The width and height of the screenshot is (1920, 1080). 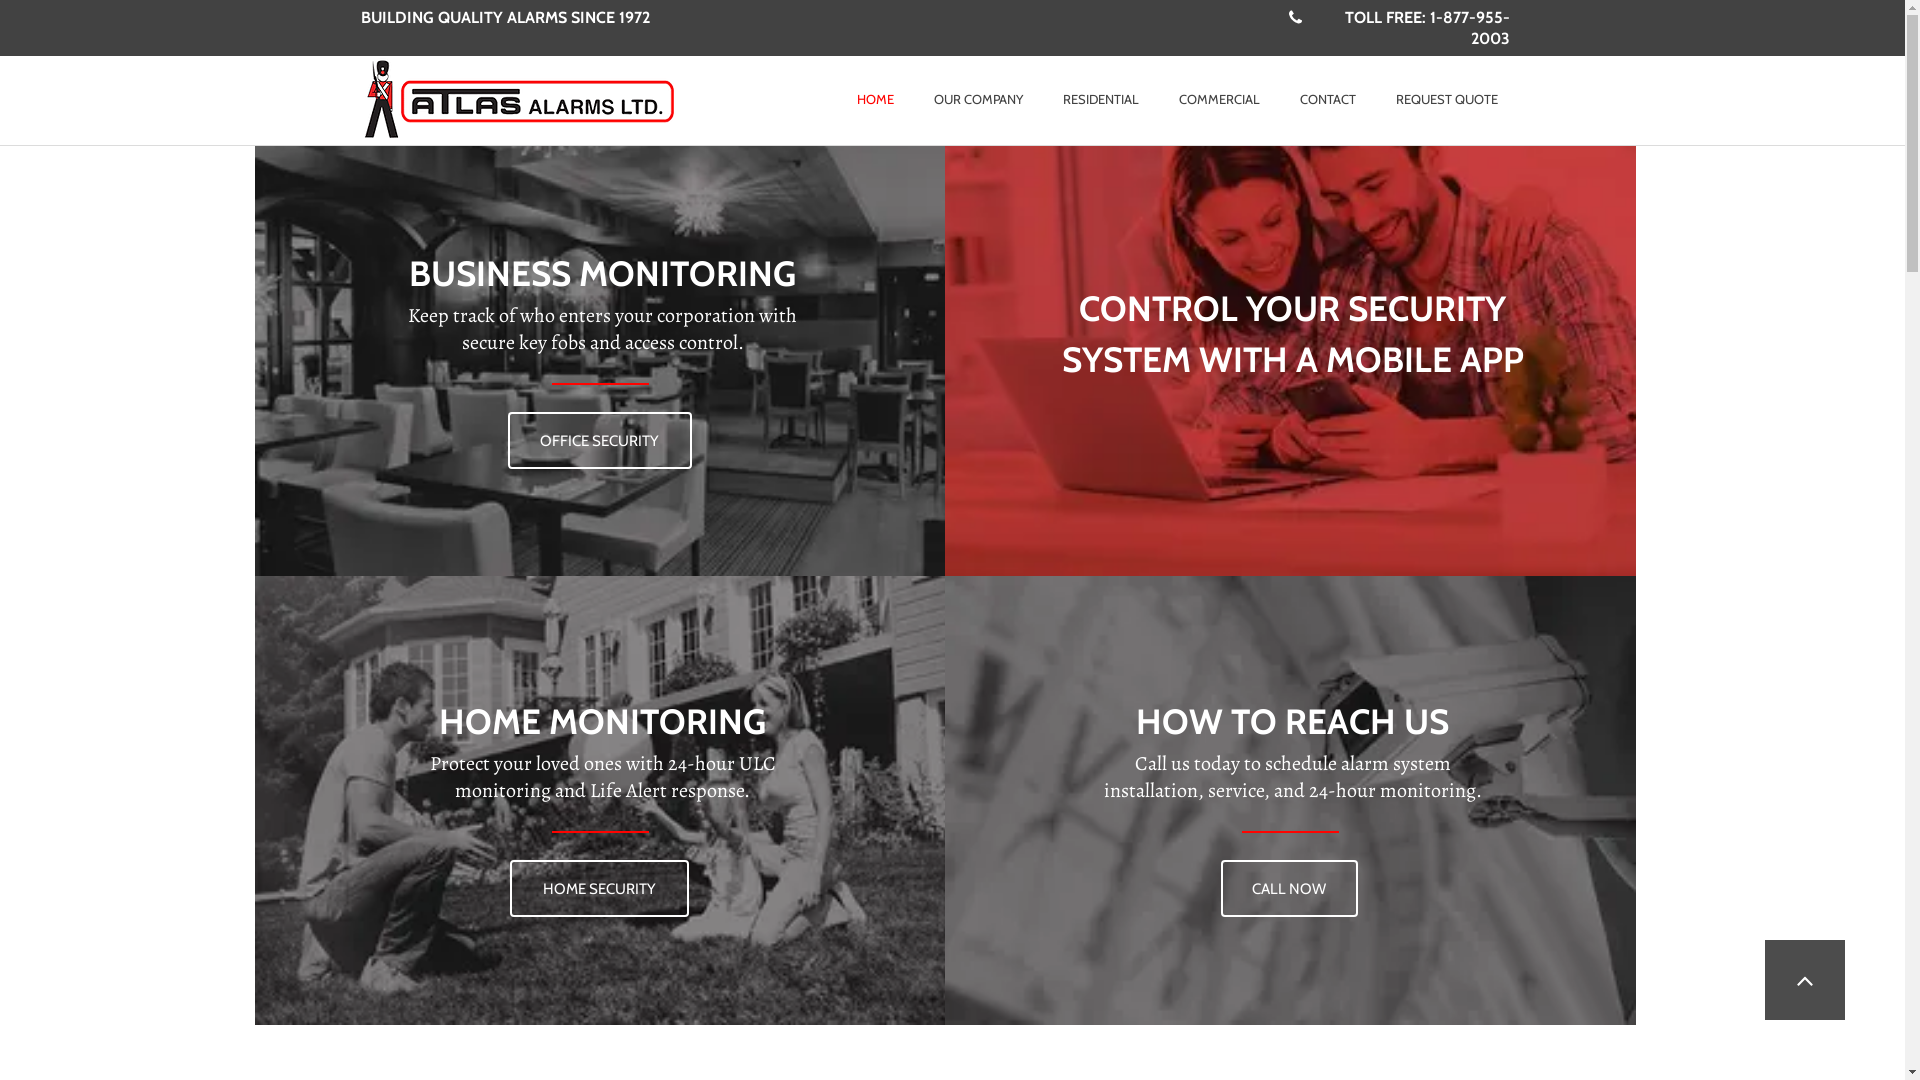 What do you see at coordinates (1469, 27) in the screenshot?
I see `'1-877-955-2003'` at bounding box center [1469, 27].